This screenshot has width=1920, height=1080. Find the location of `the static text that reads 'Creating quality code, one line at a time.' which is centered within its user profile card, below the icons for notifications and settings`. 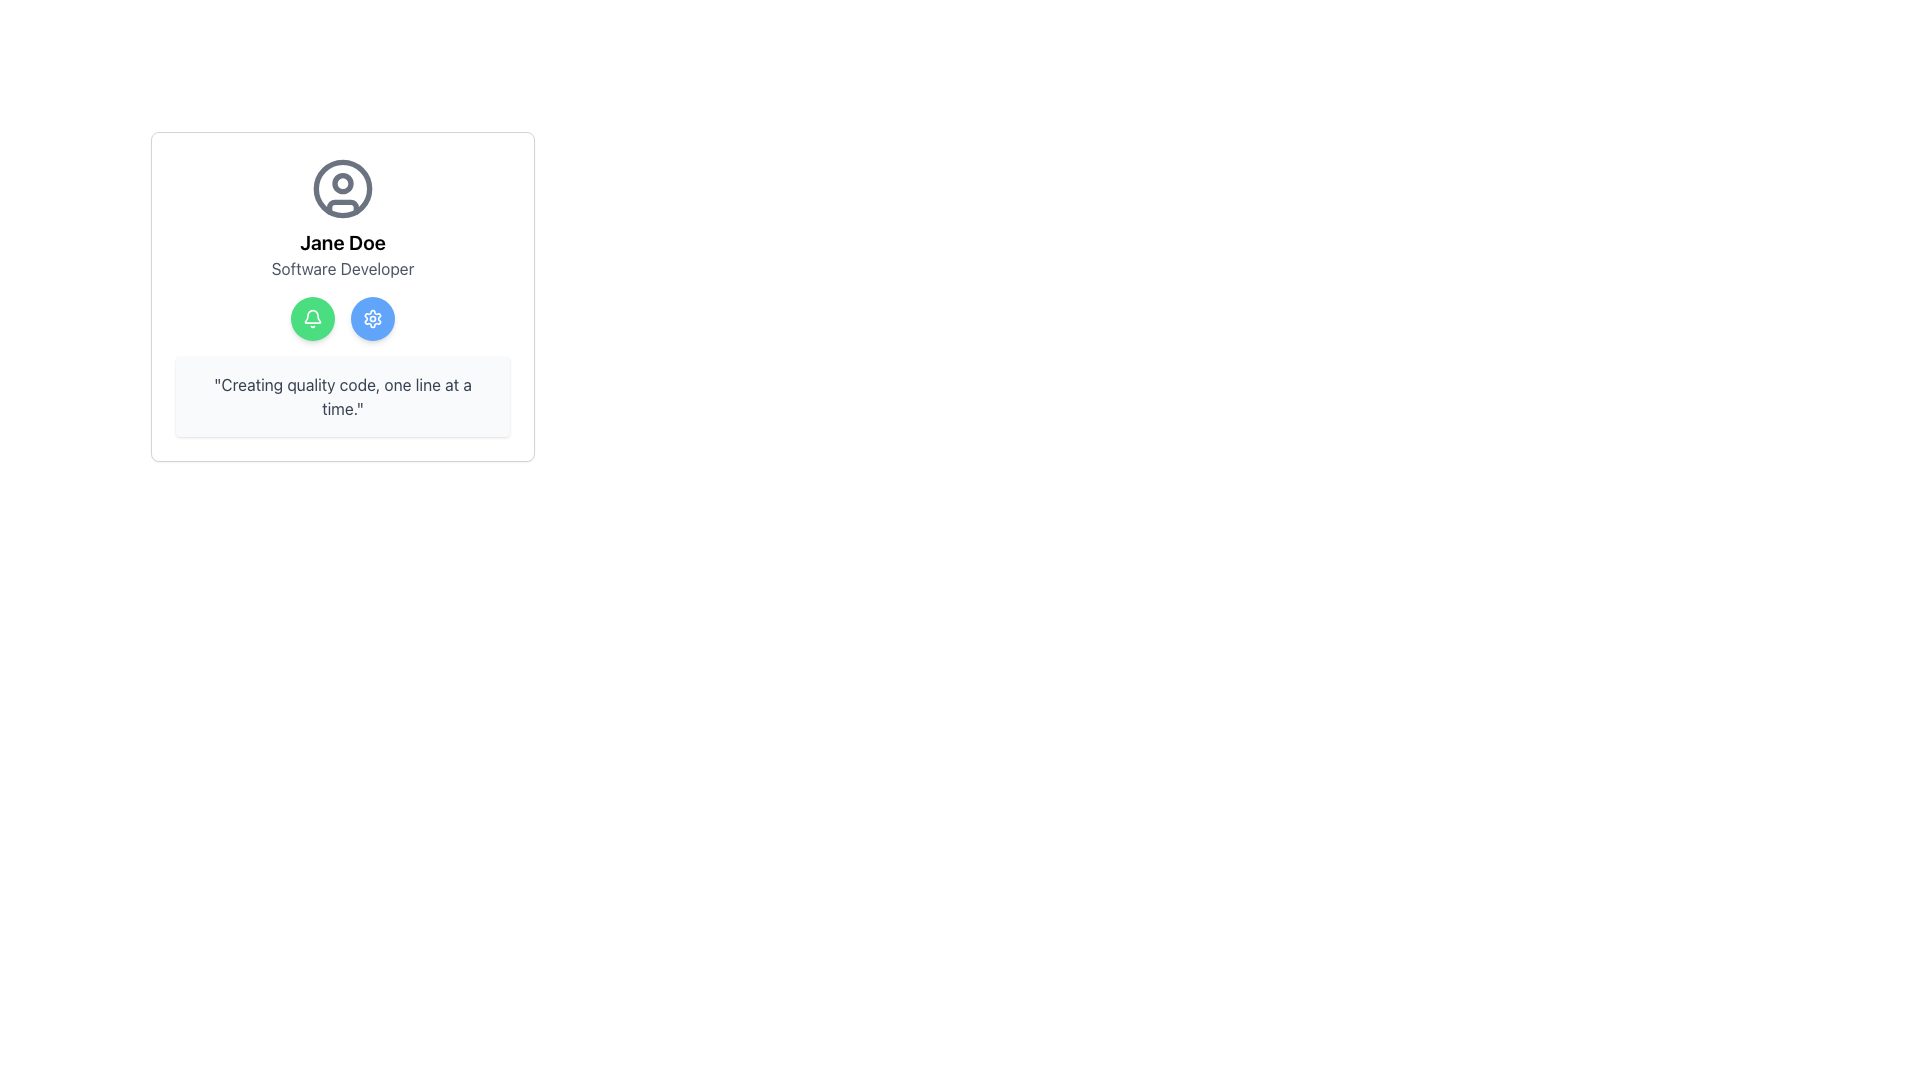

the static text that reads 'Creating quality code, one line at a time.' which is centered within its user profile card, below the icons for notifications and settings is located at coordinates (342, 397).